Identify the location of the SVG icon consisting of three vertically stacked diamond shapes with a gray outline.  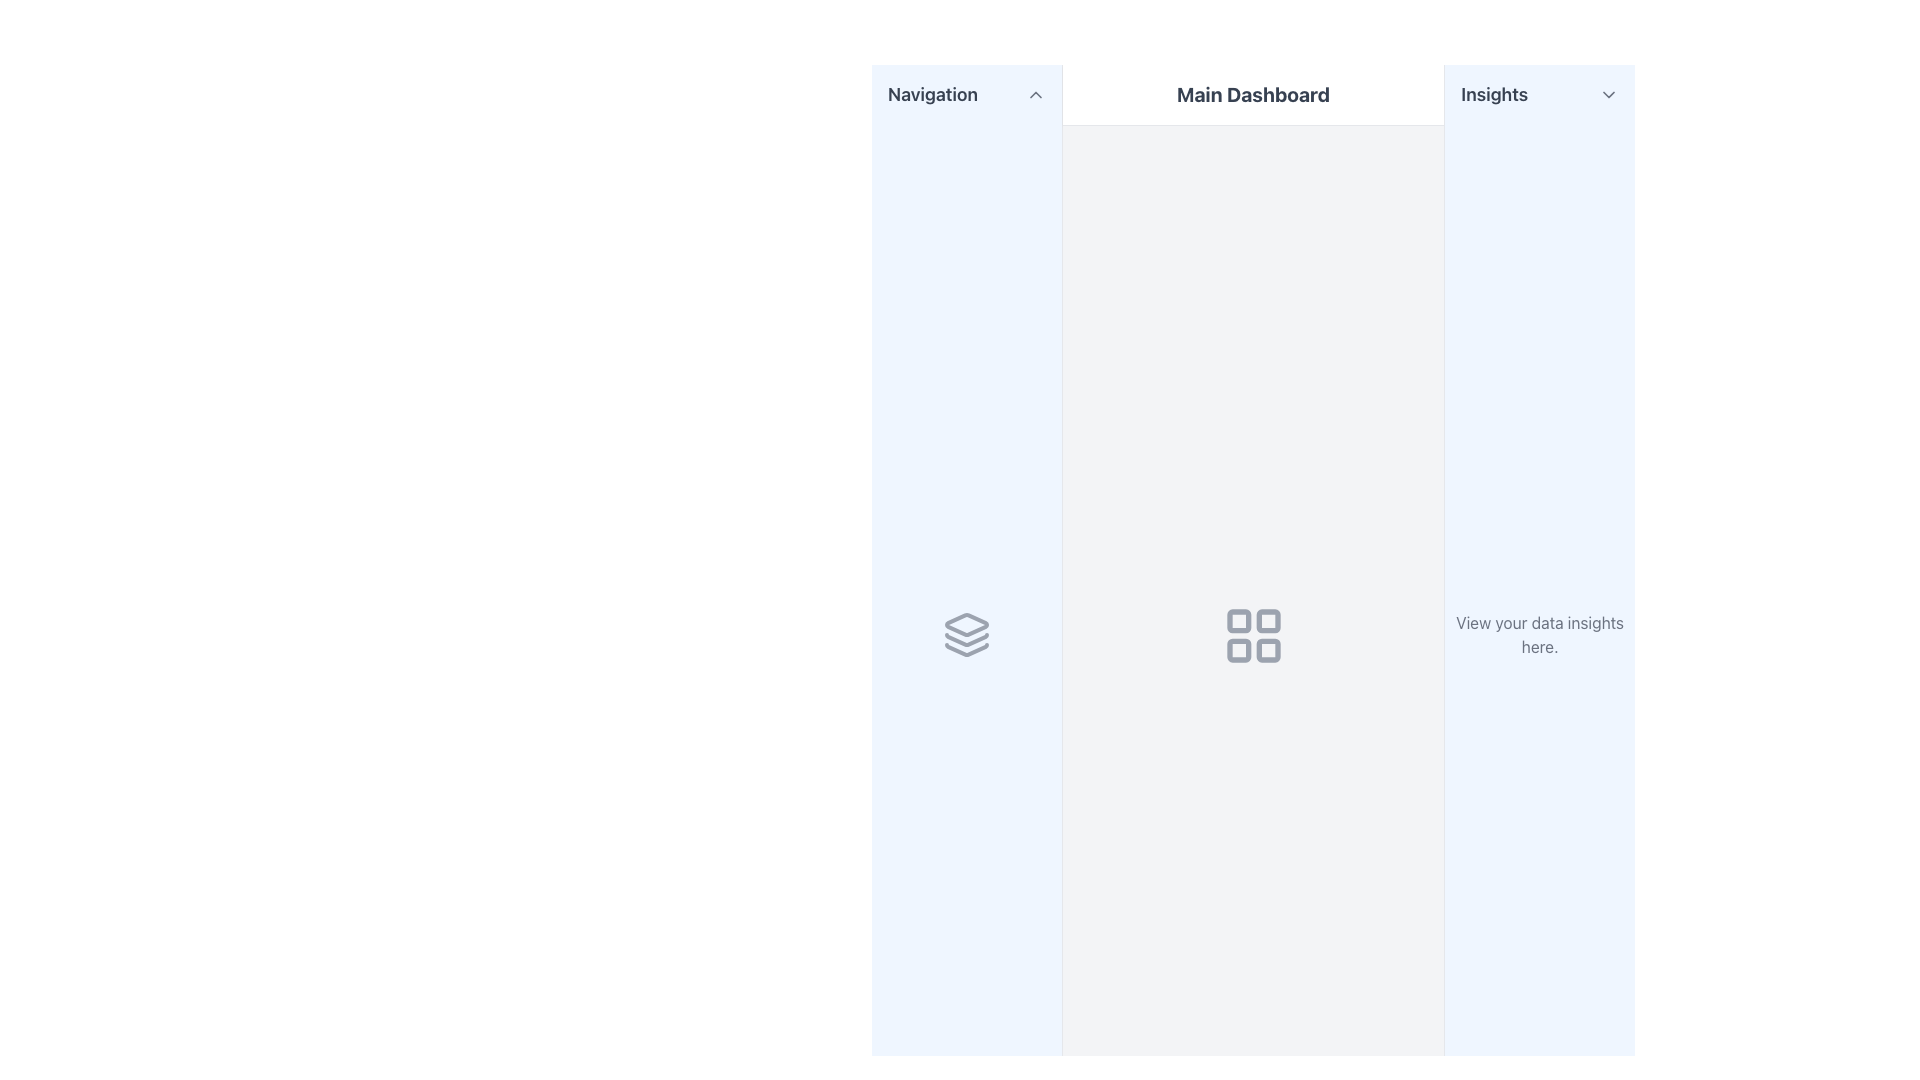
(966, 635).